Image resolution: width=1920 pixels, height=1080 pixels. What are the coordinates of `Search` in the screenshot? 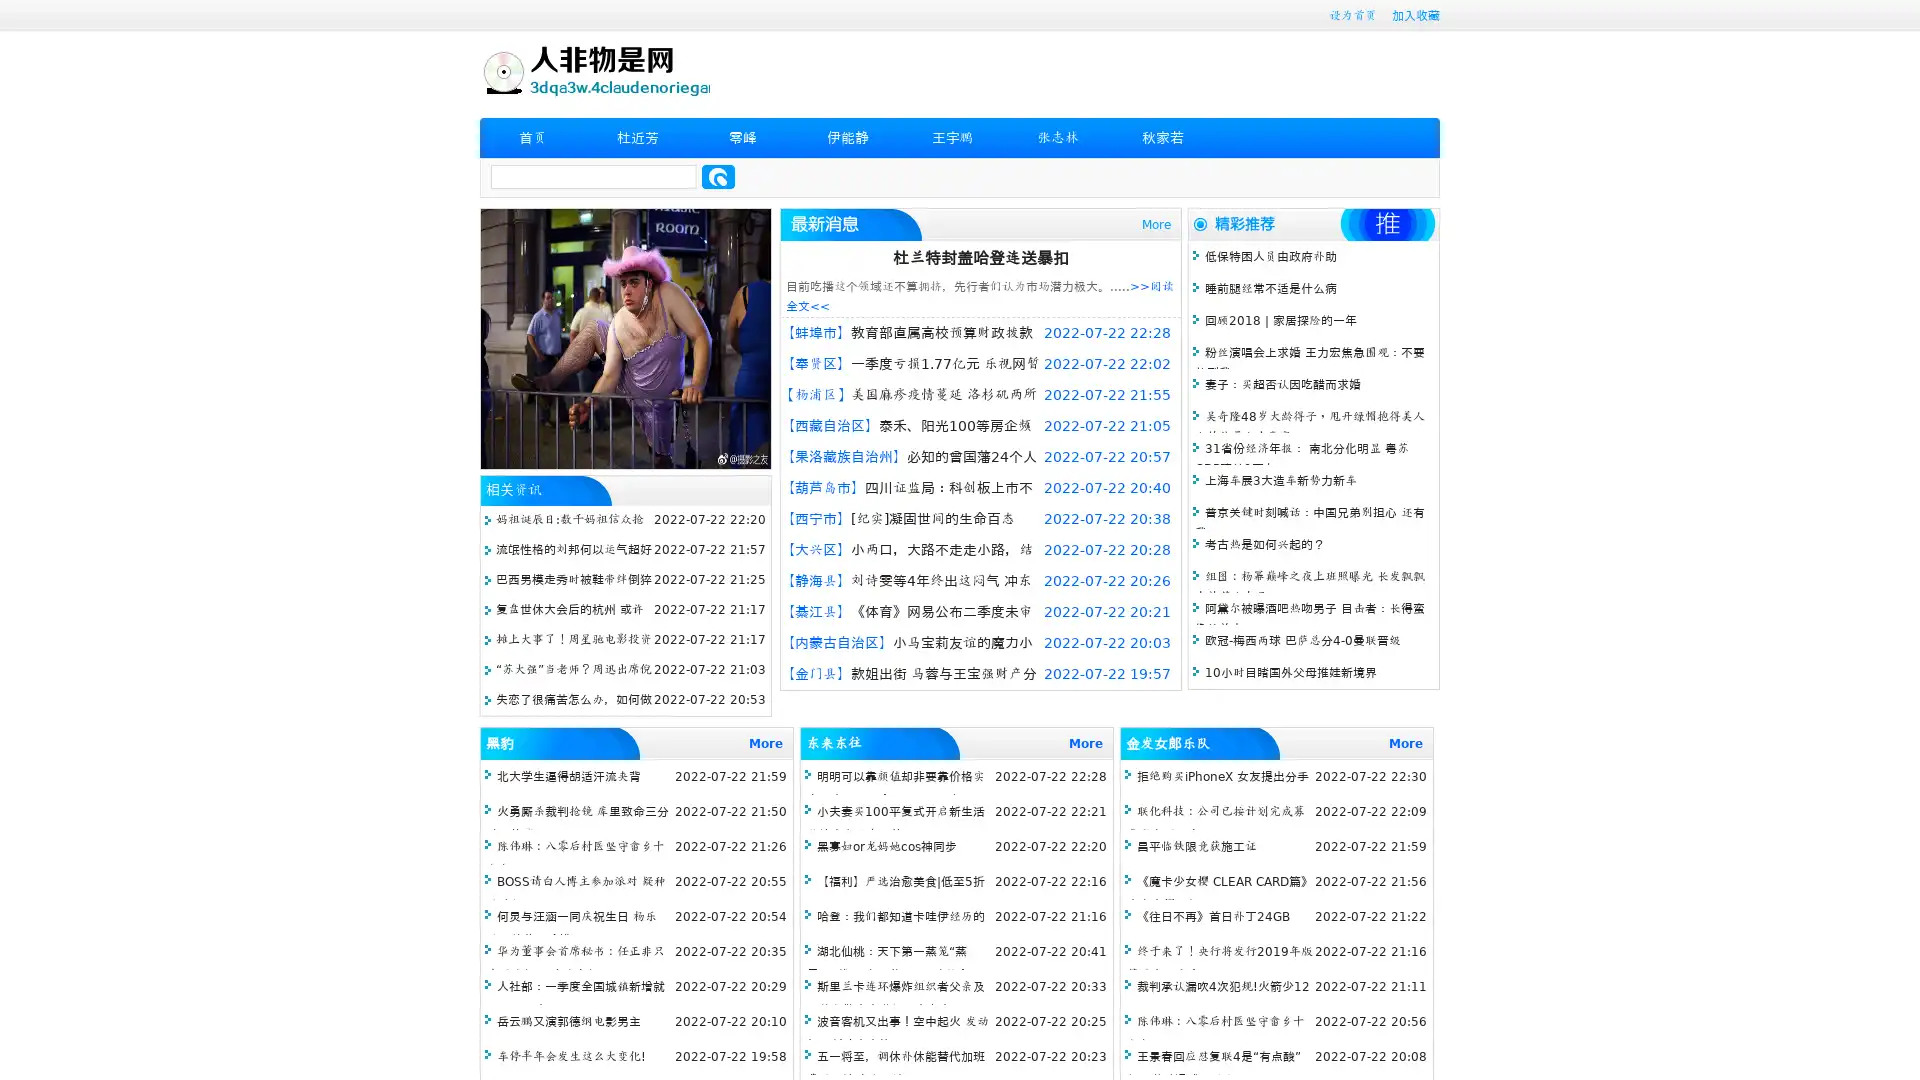 It's located at (718, 176).